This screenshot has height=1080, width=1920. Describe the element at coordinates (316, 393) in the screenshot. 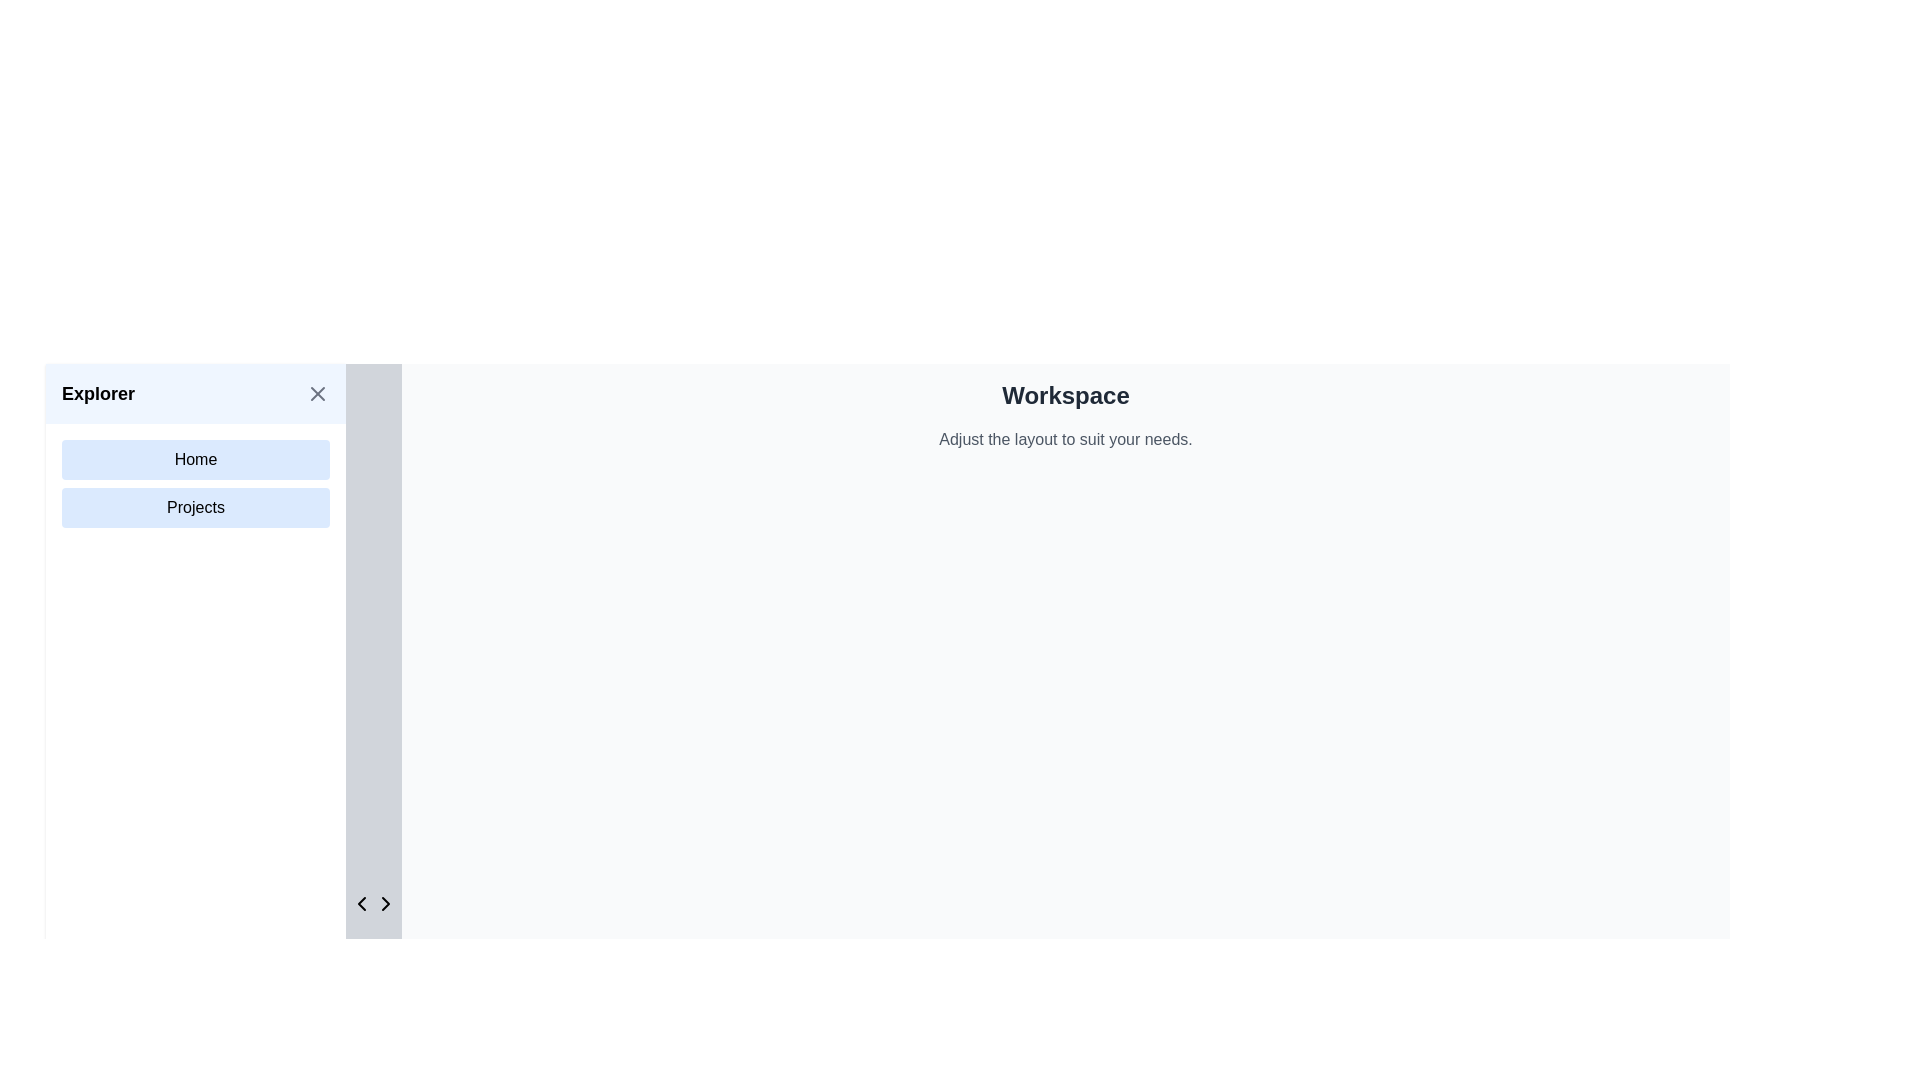

I see `the close button, which is an 'X' icon in gray color located in the top-right corner of the 'Explorer' header section` at that location.